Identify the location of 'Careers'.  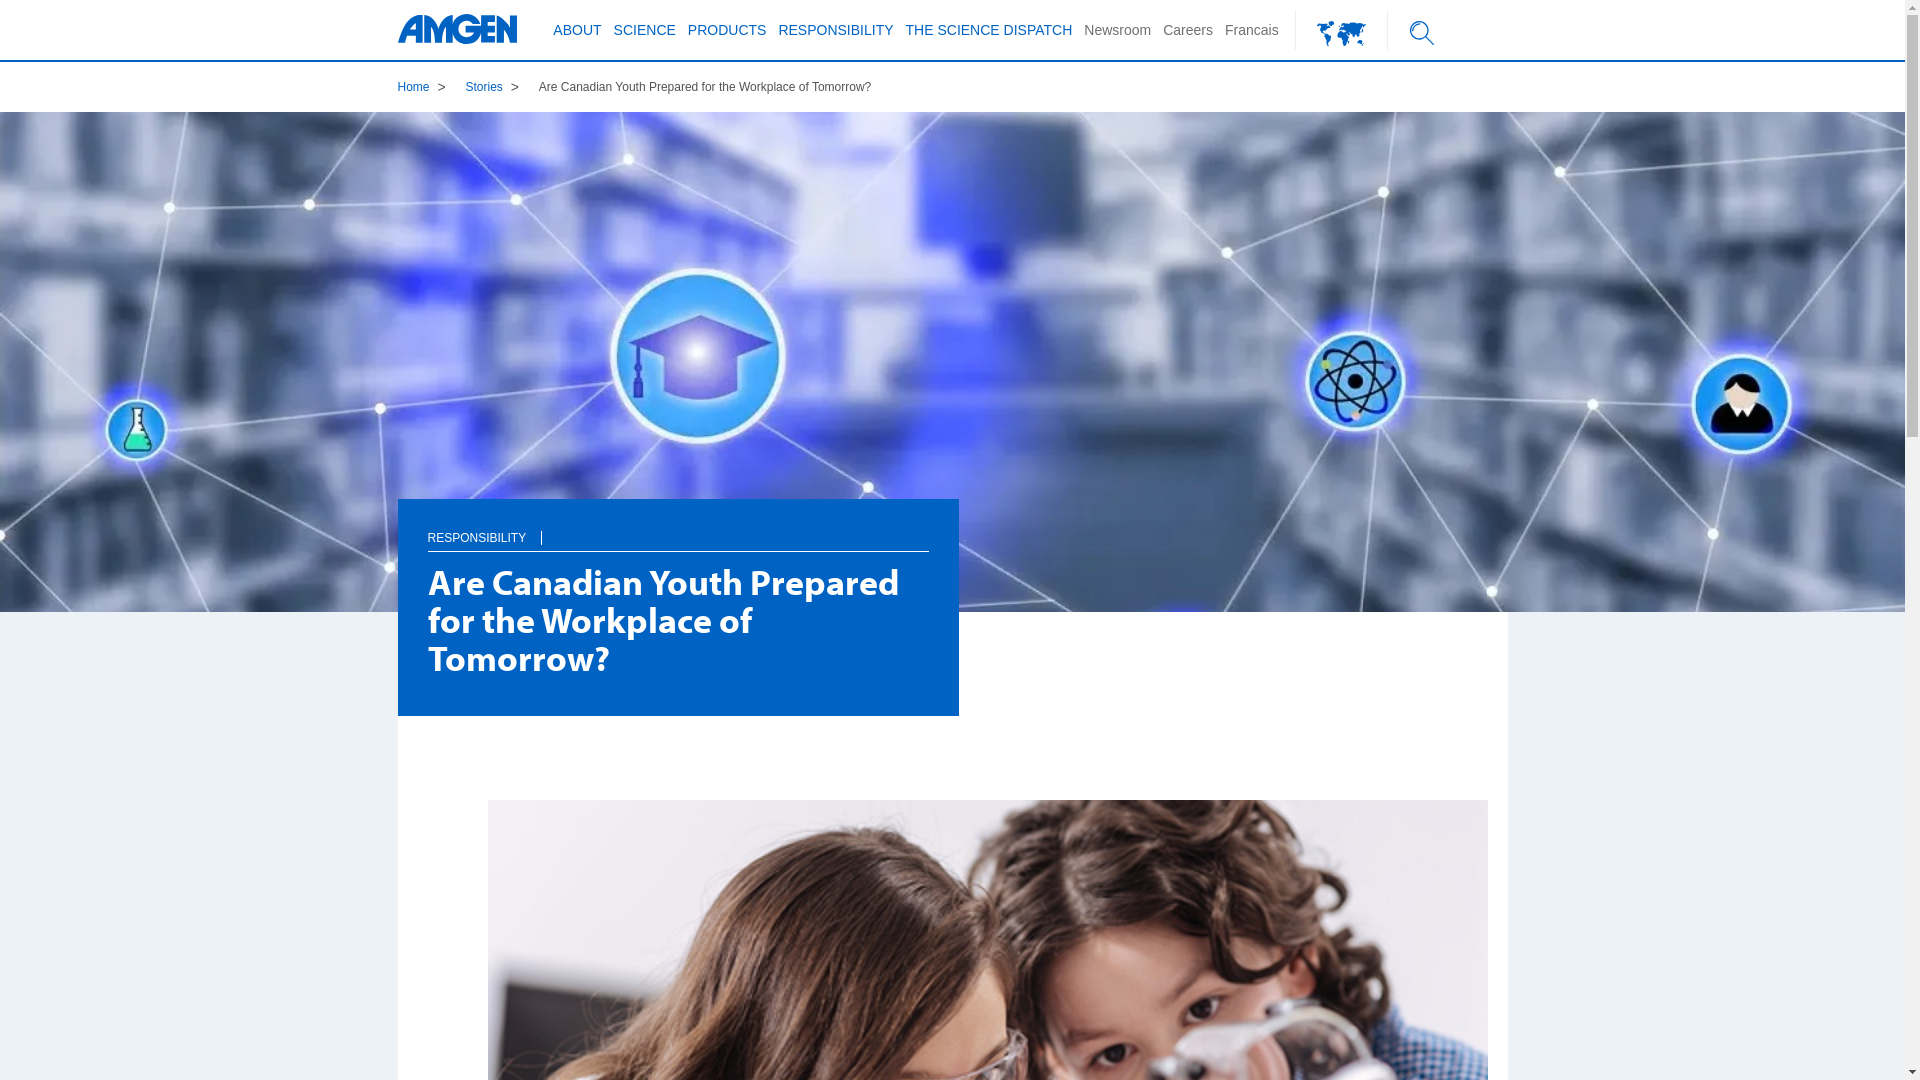
(1188, 30).